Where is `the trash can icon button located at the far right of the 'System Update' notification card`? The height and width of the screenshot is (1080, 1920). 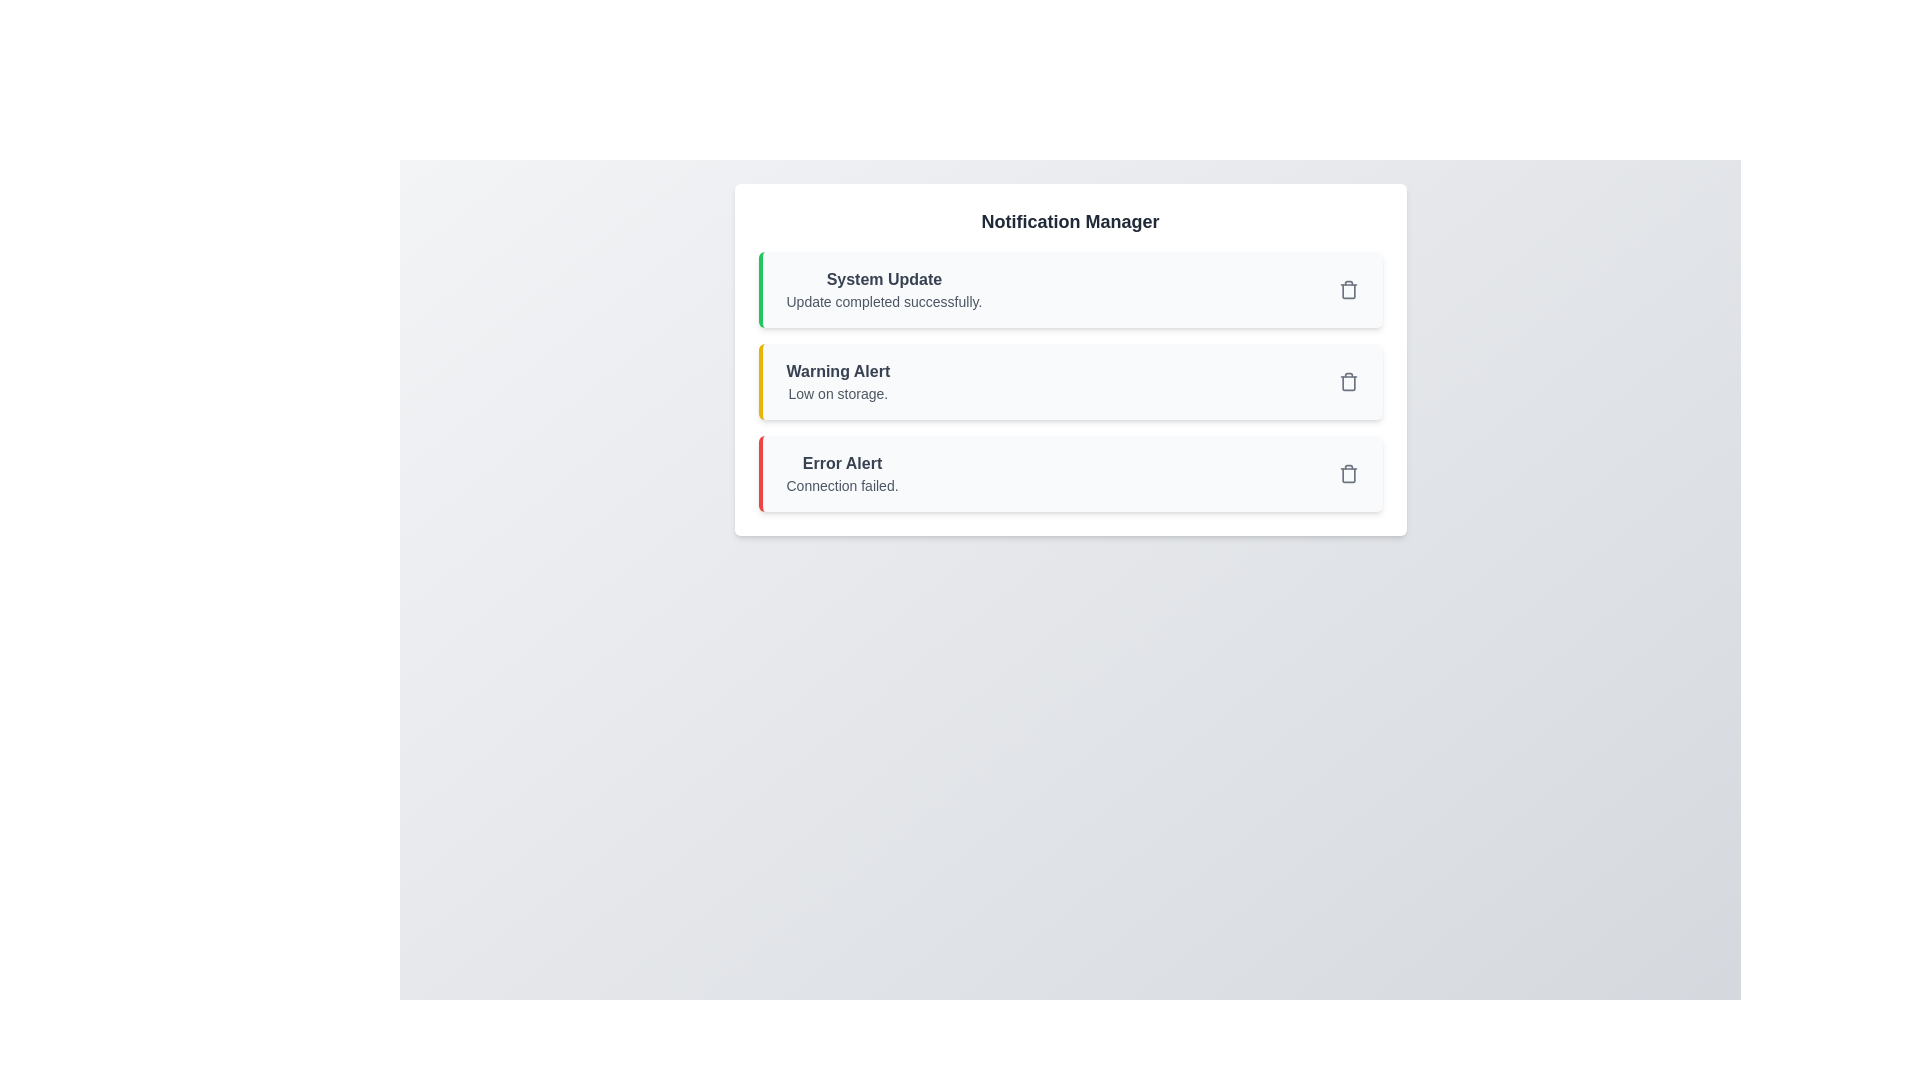
the trash can icon button located at the far right of the 'System Update' notification card is located at coordinates (1348, 289).